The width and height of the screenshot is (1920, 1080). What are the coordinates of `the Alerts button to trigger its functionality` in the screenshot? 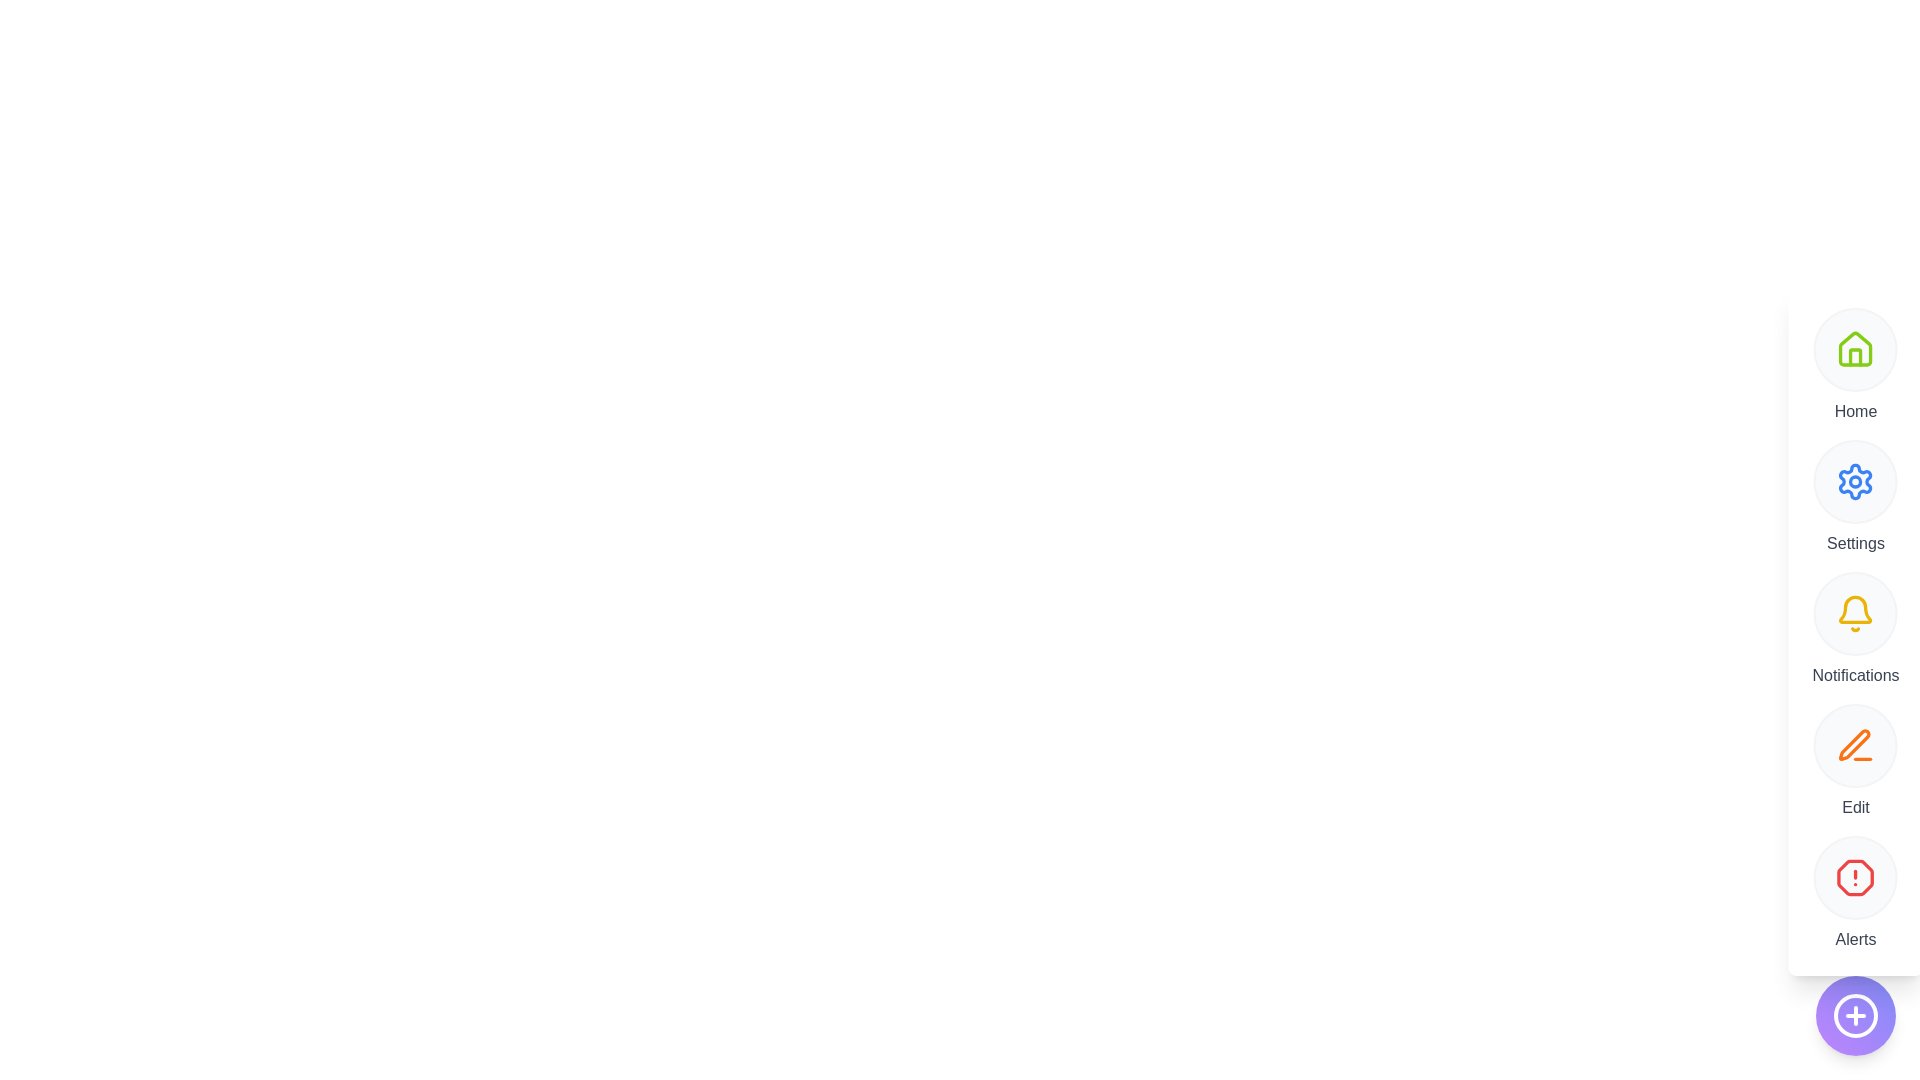 It's located at (1855, 877).